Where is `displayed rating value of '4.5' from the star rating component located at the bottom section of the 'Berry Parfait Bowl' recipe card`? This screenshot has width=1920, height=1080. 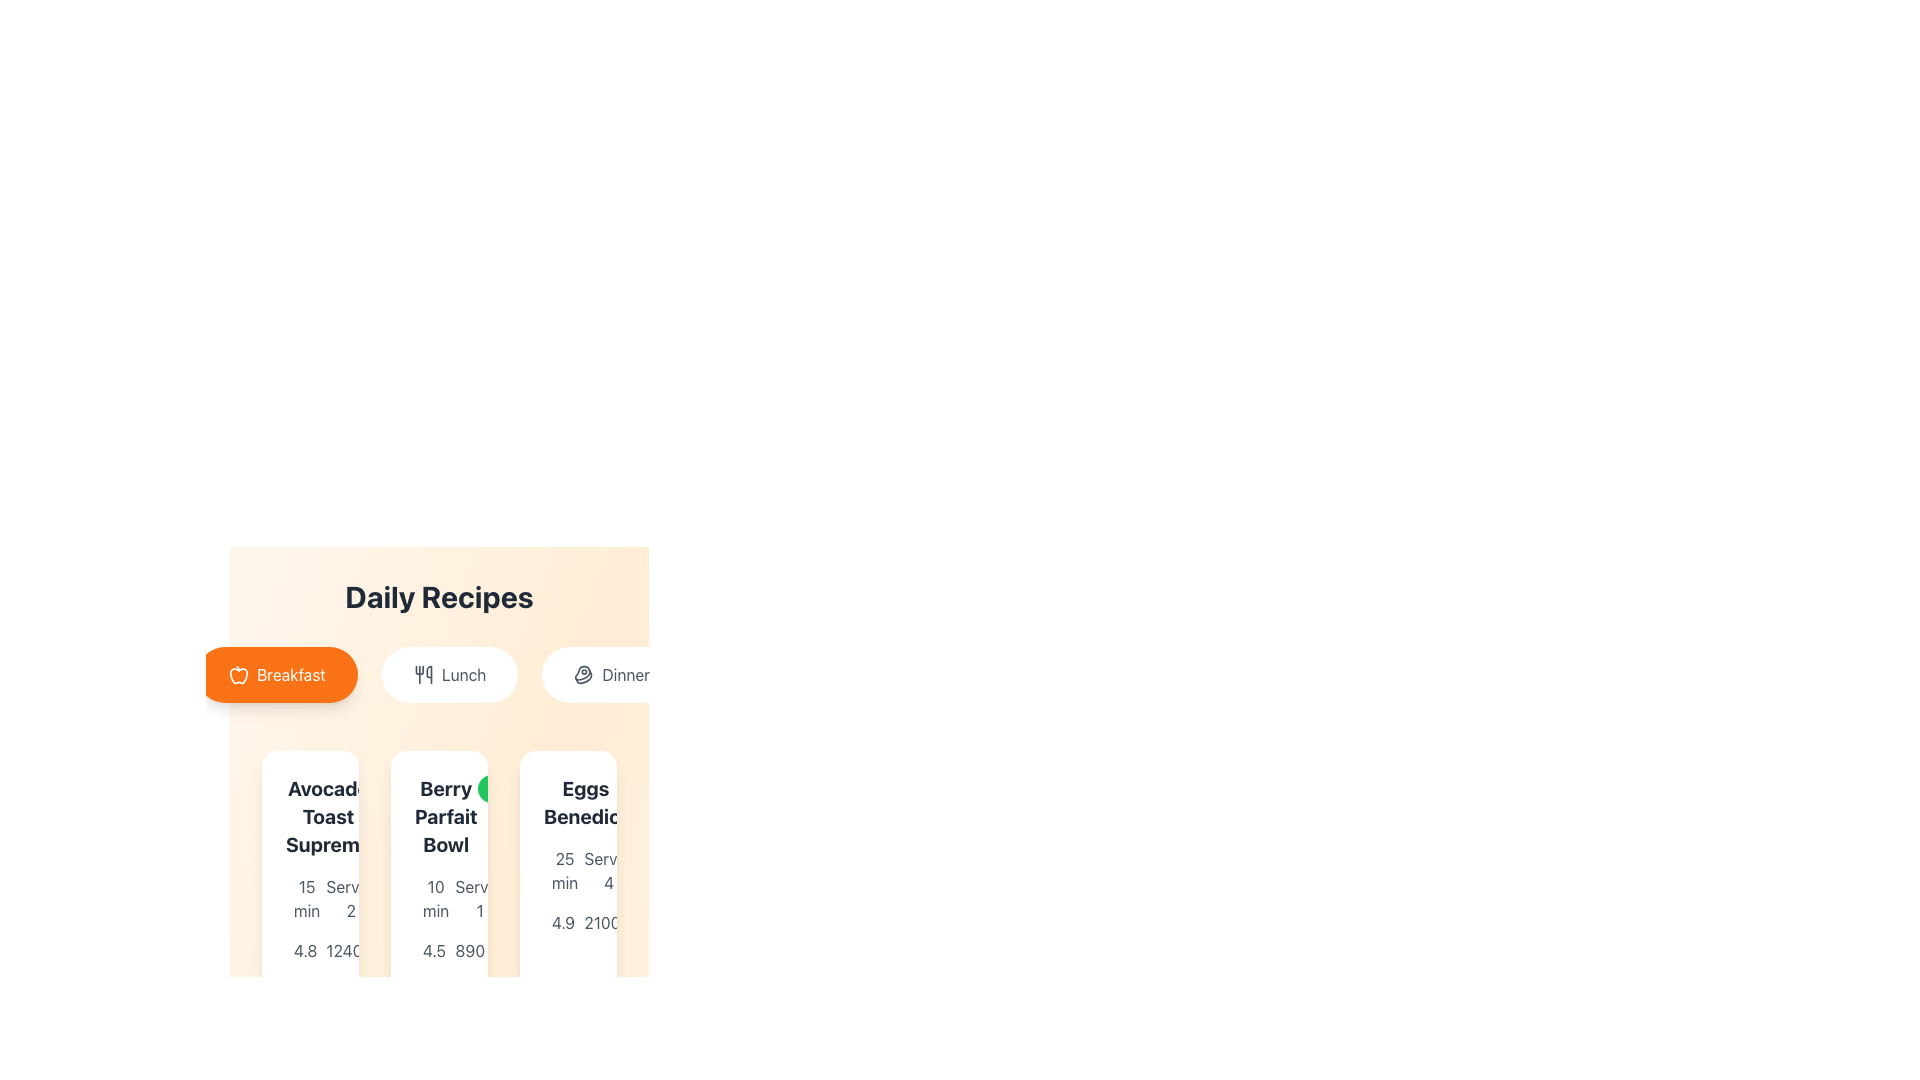
displayed rating value of '4.5' from the star rating component located at the bottom section of the 'Berry Parfait Bowl' recipe card is located at coordinates (422, 950).